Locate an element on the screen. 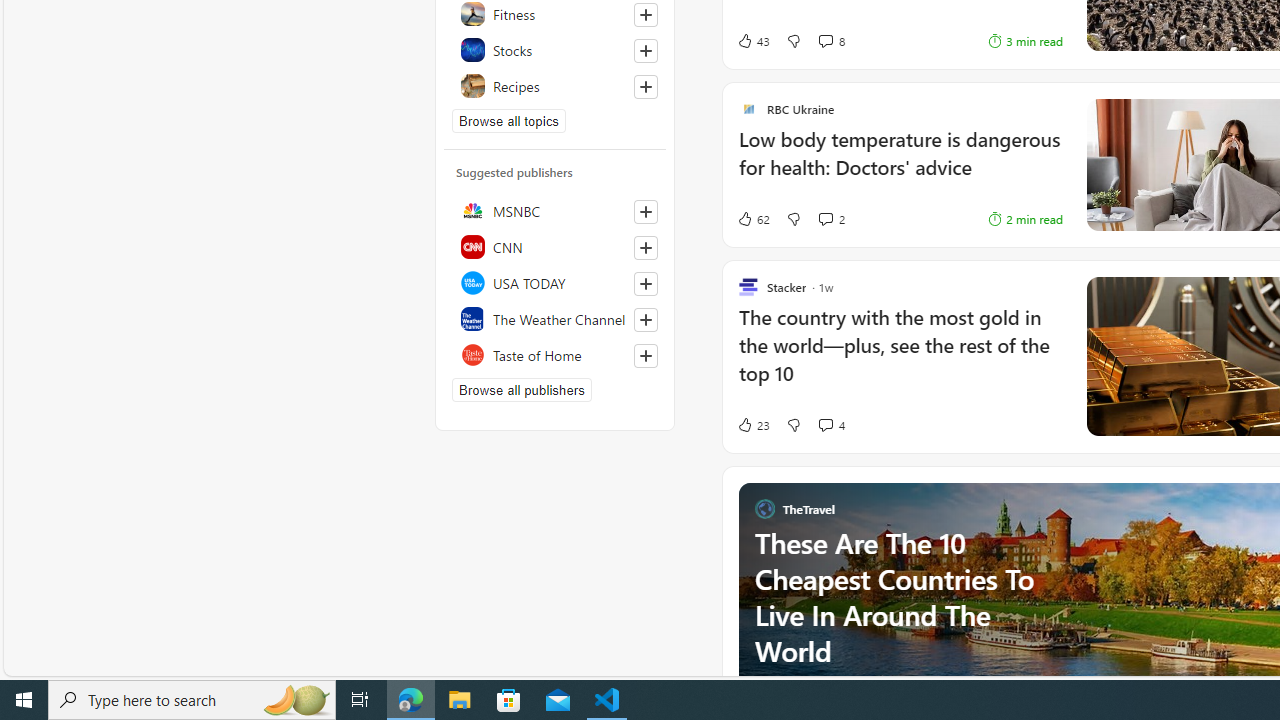  'View comments 4 Comment' is located at coordinates (825, 423).